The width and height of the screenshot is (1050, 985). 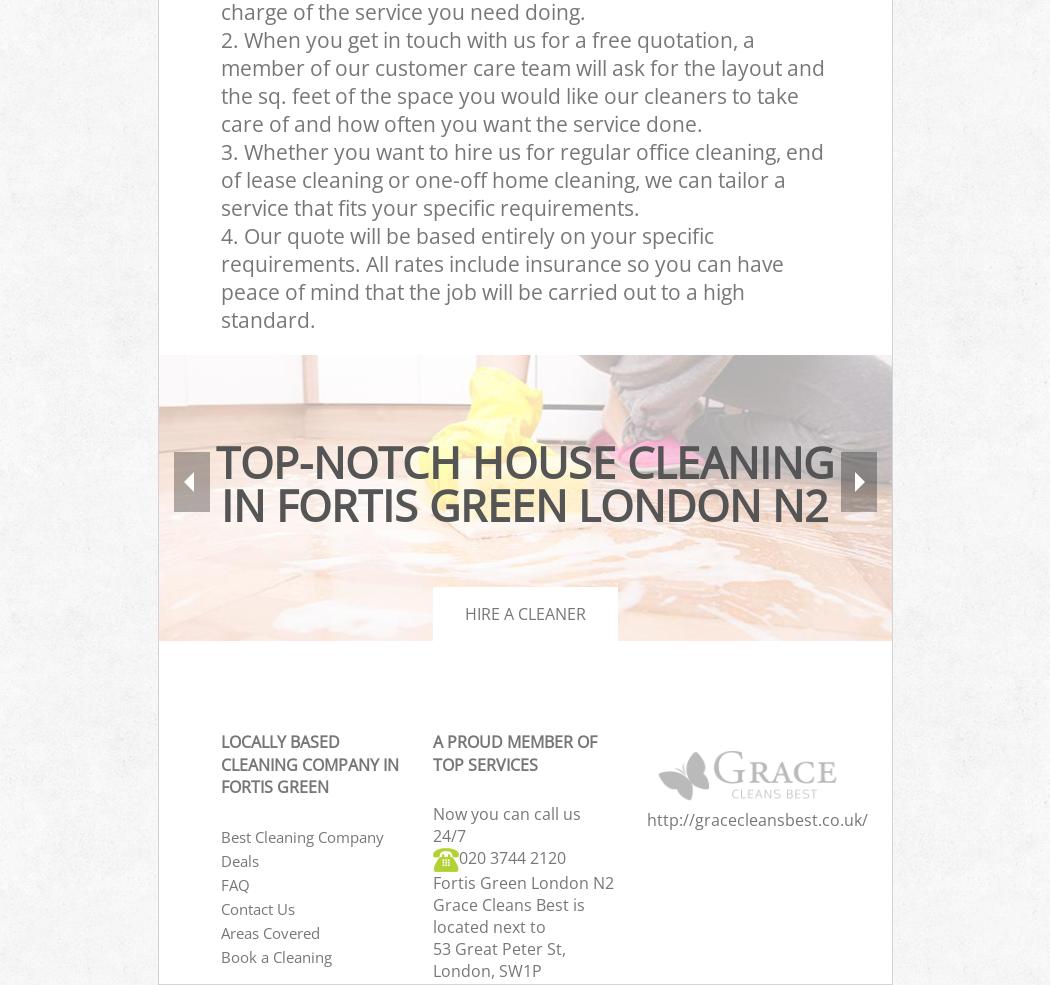 I want to click on 'Best Cleaning Company Deals', so click(x=301, y=847).